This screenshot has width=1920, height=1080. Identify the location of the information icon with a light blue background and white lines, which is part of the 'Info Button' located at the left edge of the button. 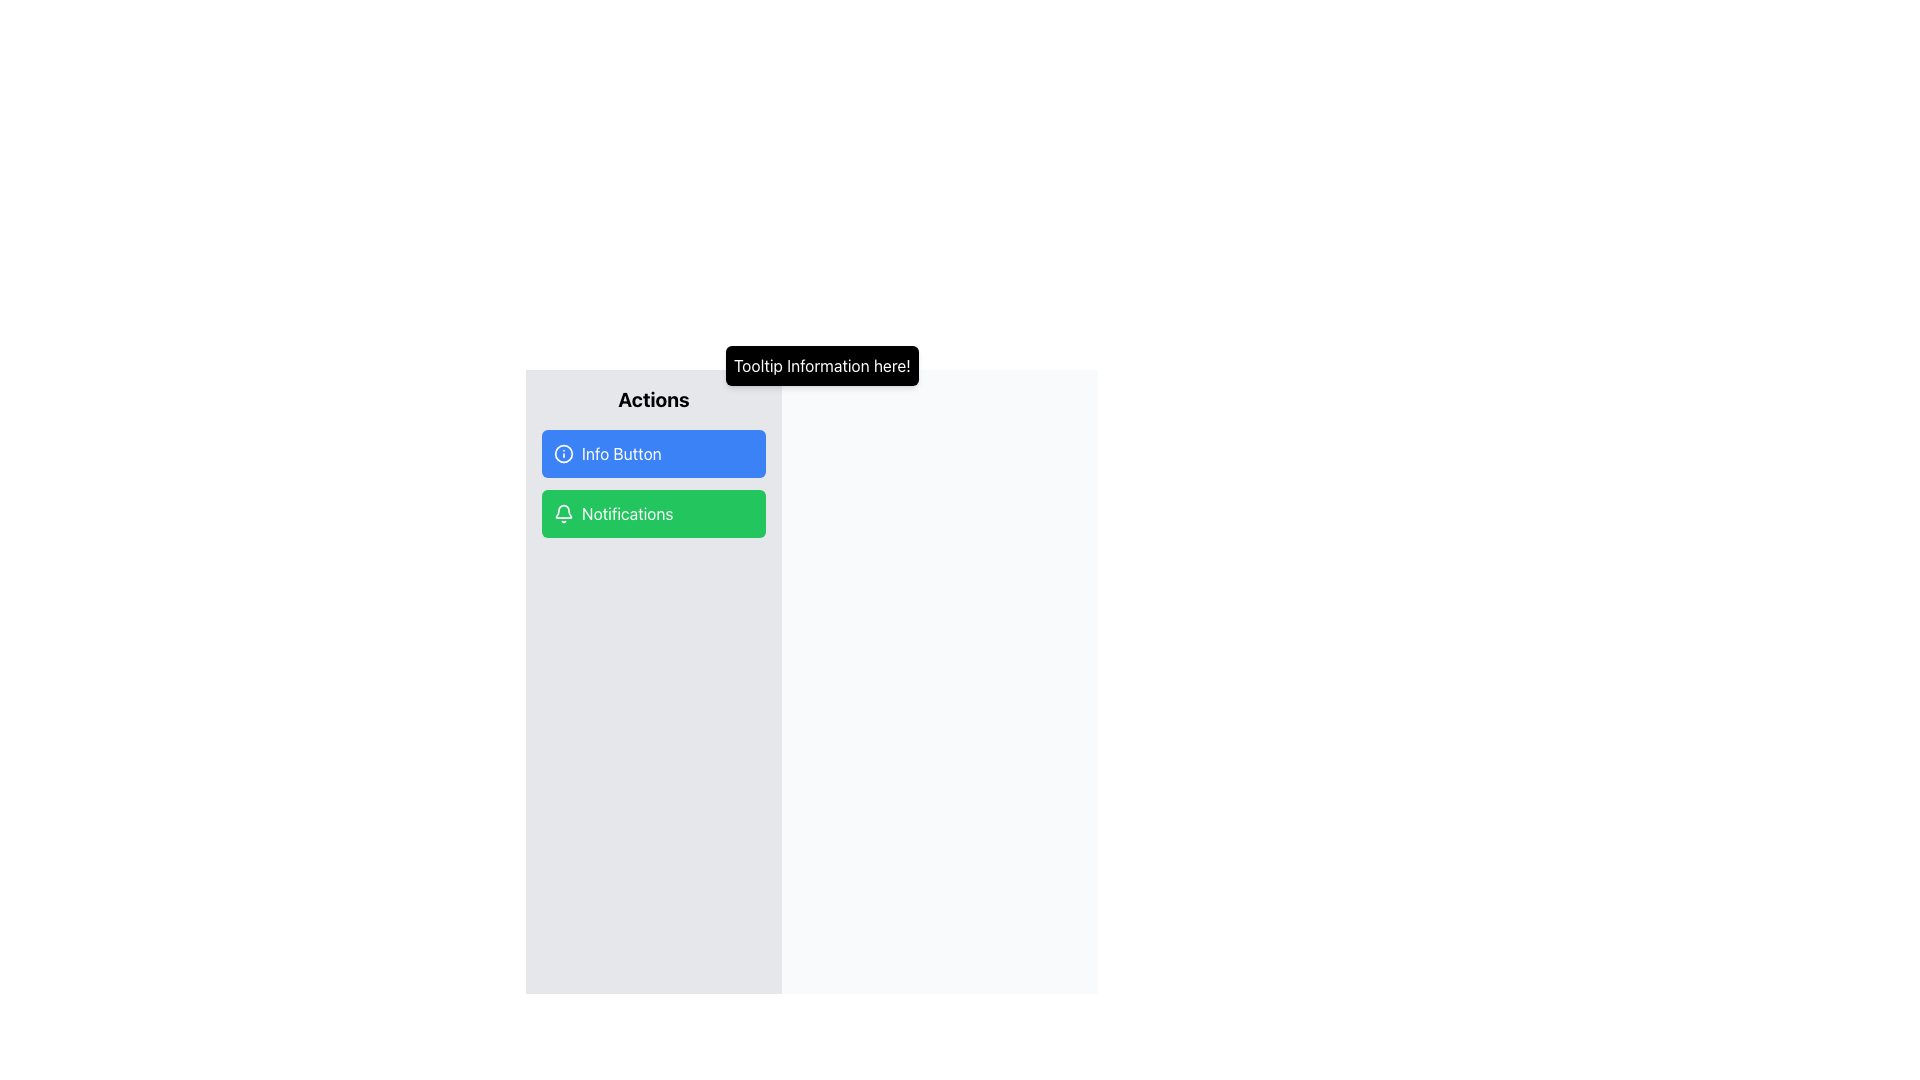
(563, 454).